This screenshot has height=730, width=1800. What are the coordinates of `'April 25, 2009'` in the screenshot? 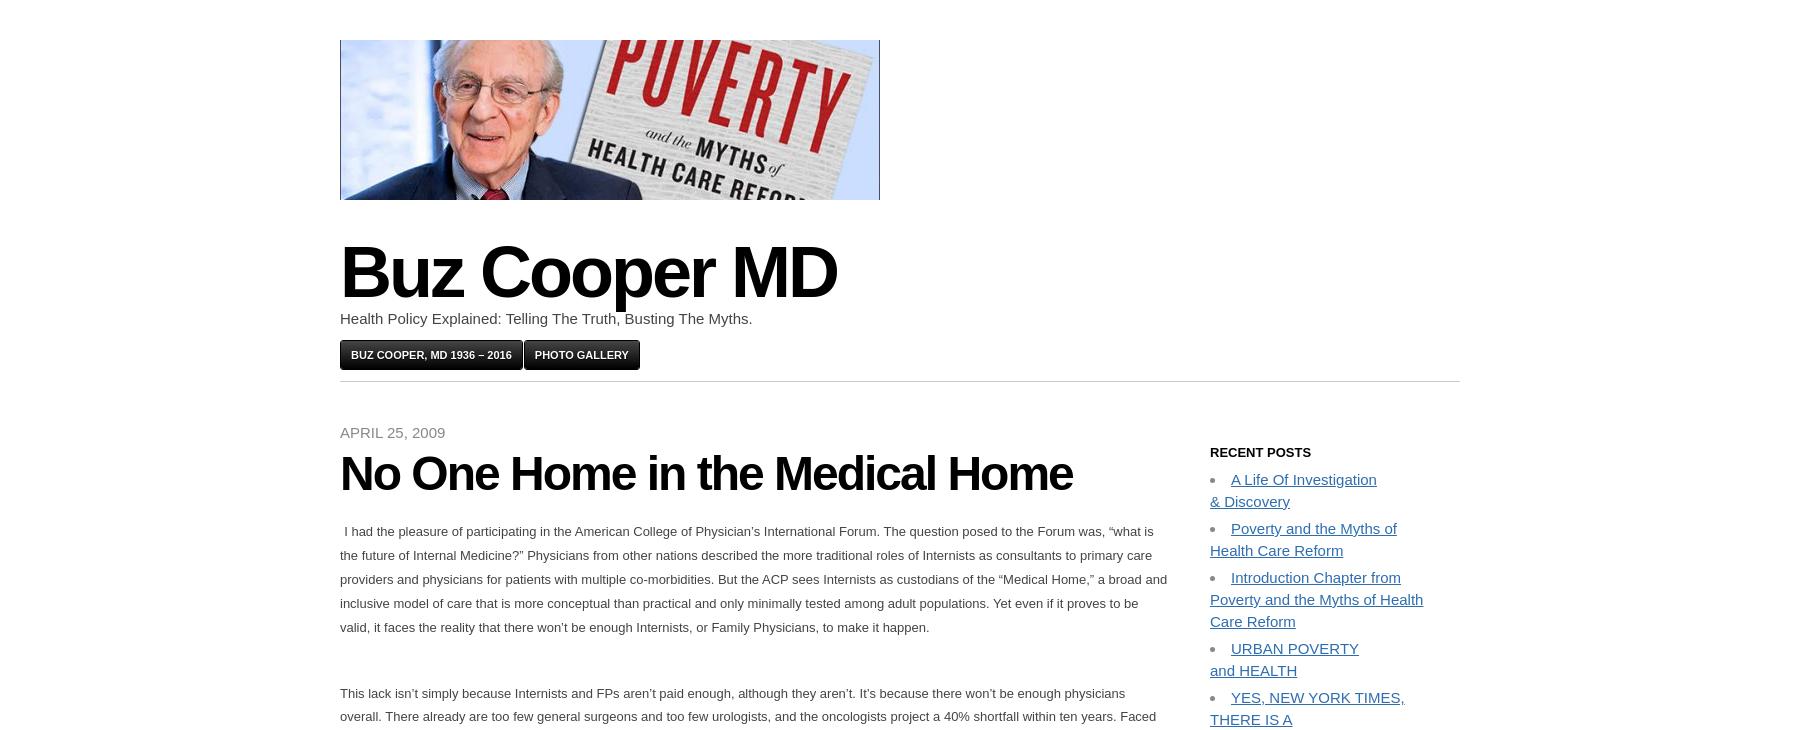 It's located at (392, 431).